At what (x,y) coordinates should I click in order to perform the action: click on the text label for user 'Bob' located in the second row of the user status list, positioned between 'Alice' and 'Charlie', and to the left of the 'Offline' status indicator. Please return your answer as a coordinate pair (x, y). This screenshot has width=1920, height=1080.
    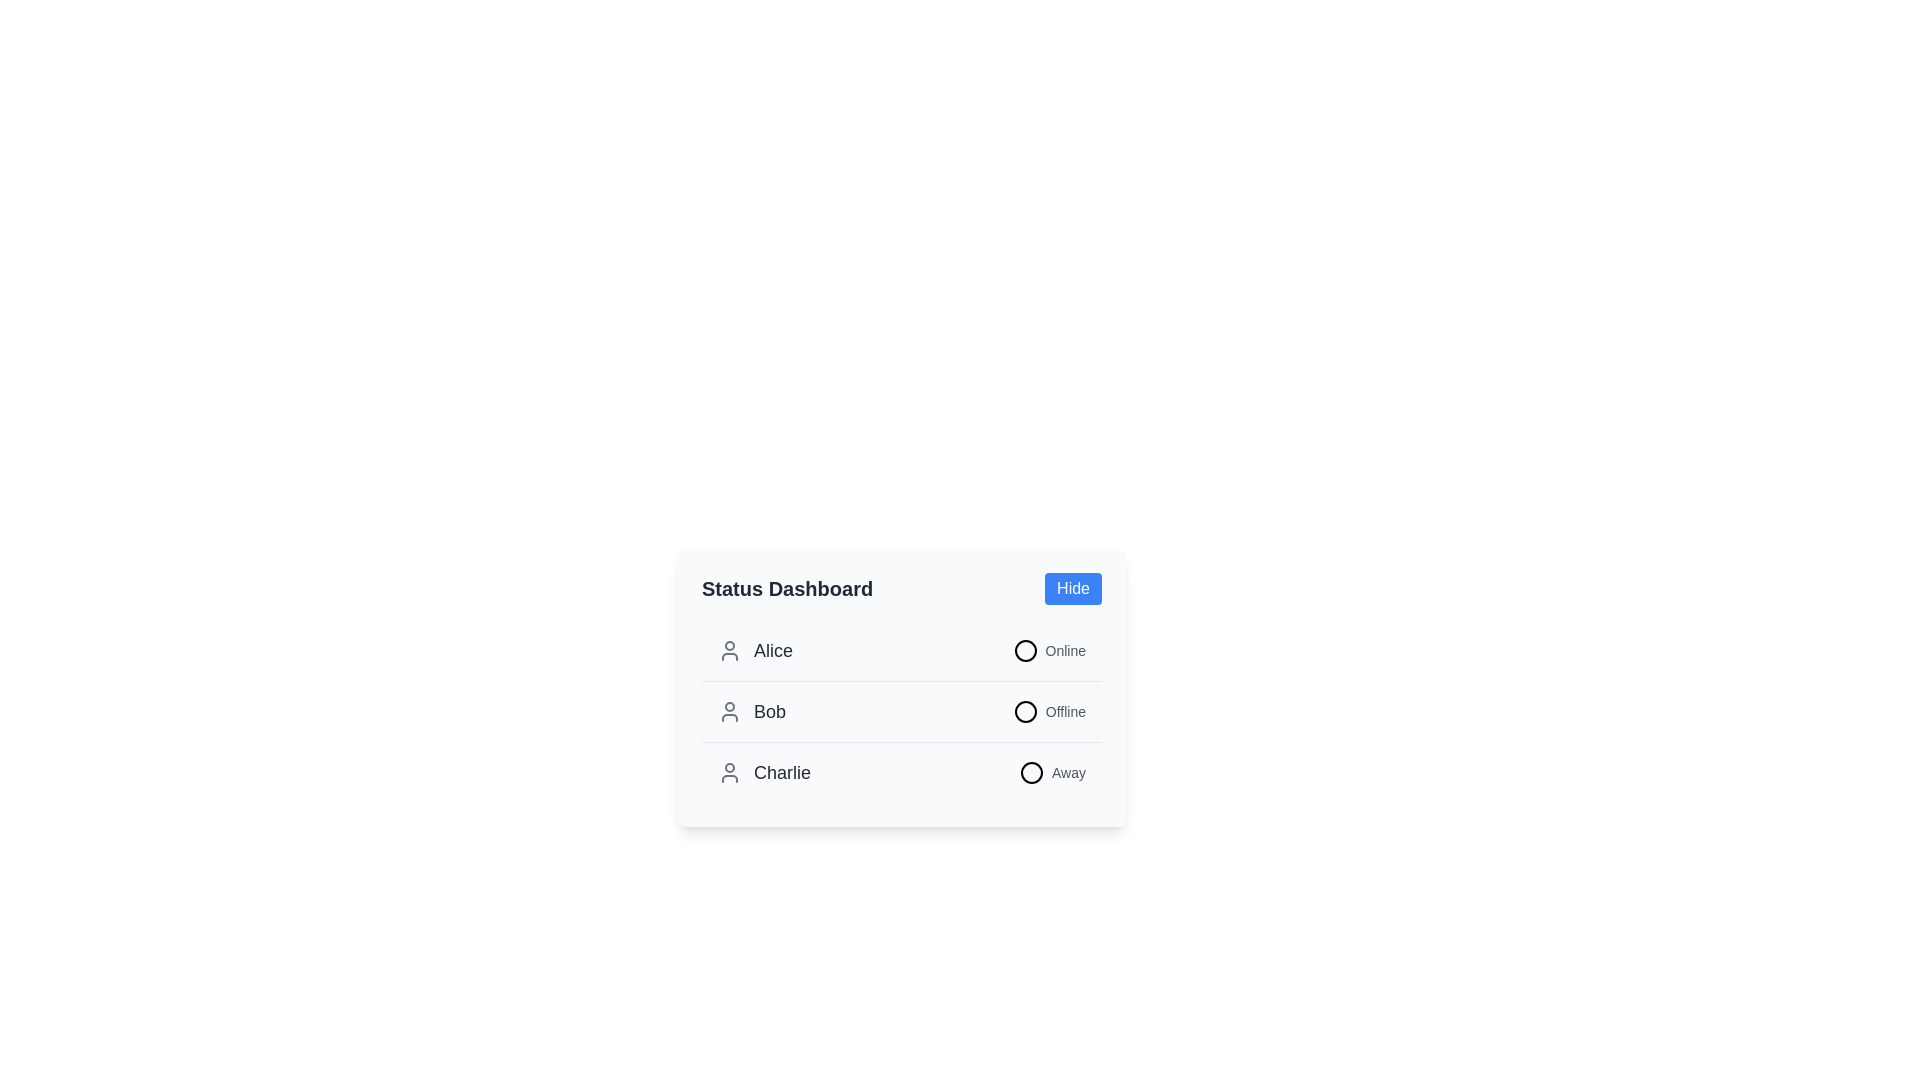
    Looking at the image, I should click on (751, 711).